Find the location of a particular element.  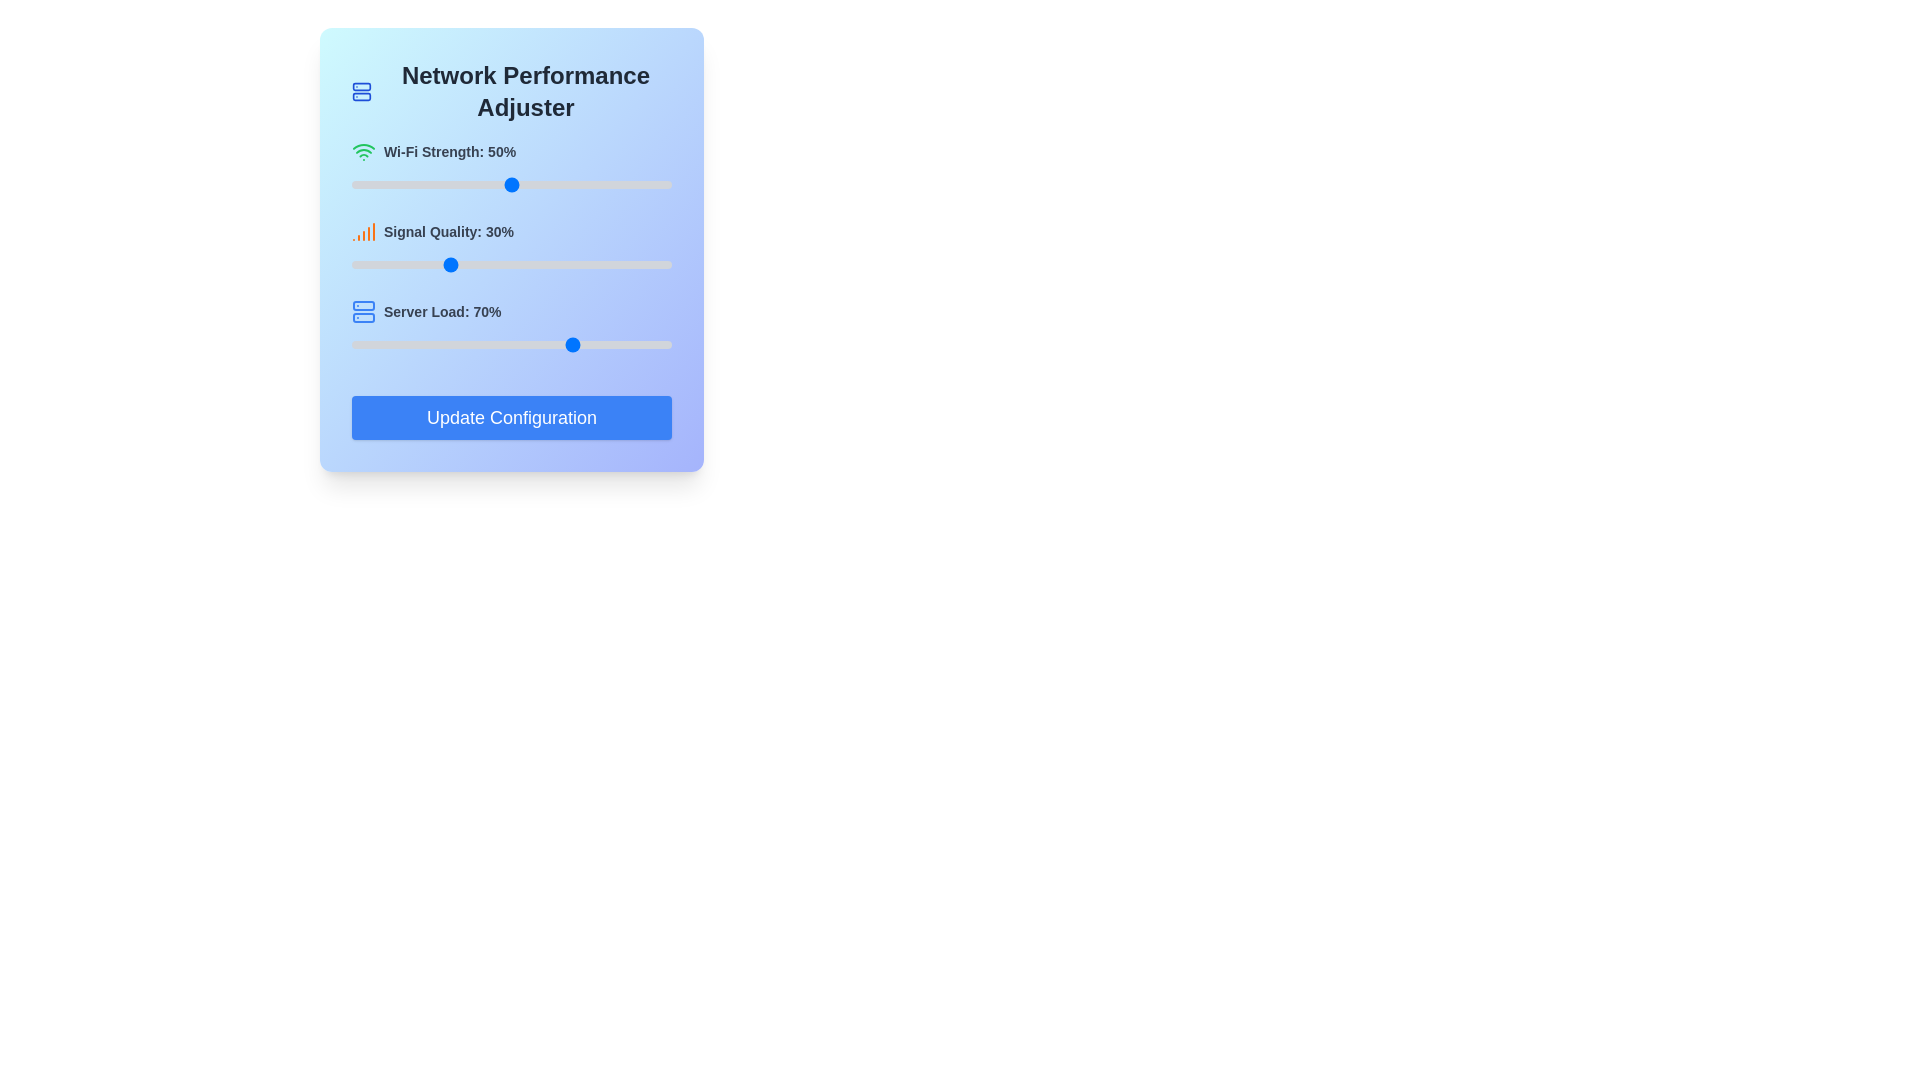

Wi-Fi strength is located at coordinates (610, 185).